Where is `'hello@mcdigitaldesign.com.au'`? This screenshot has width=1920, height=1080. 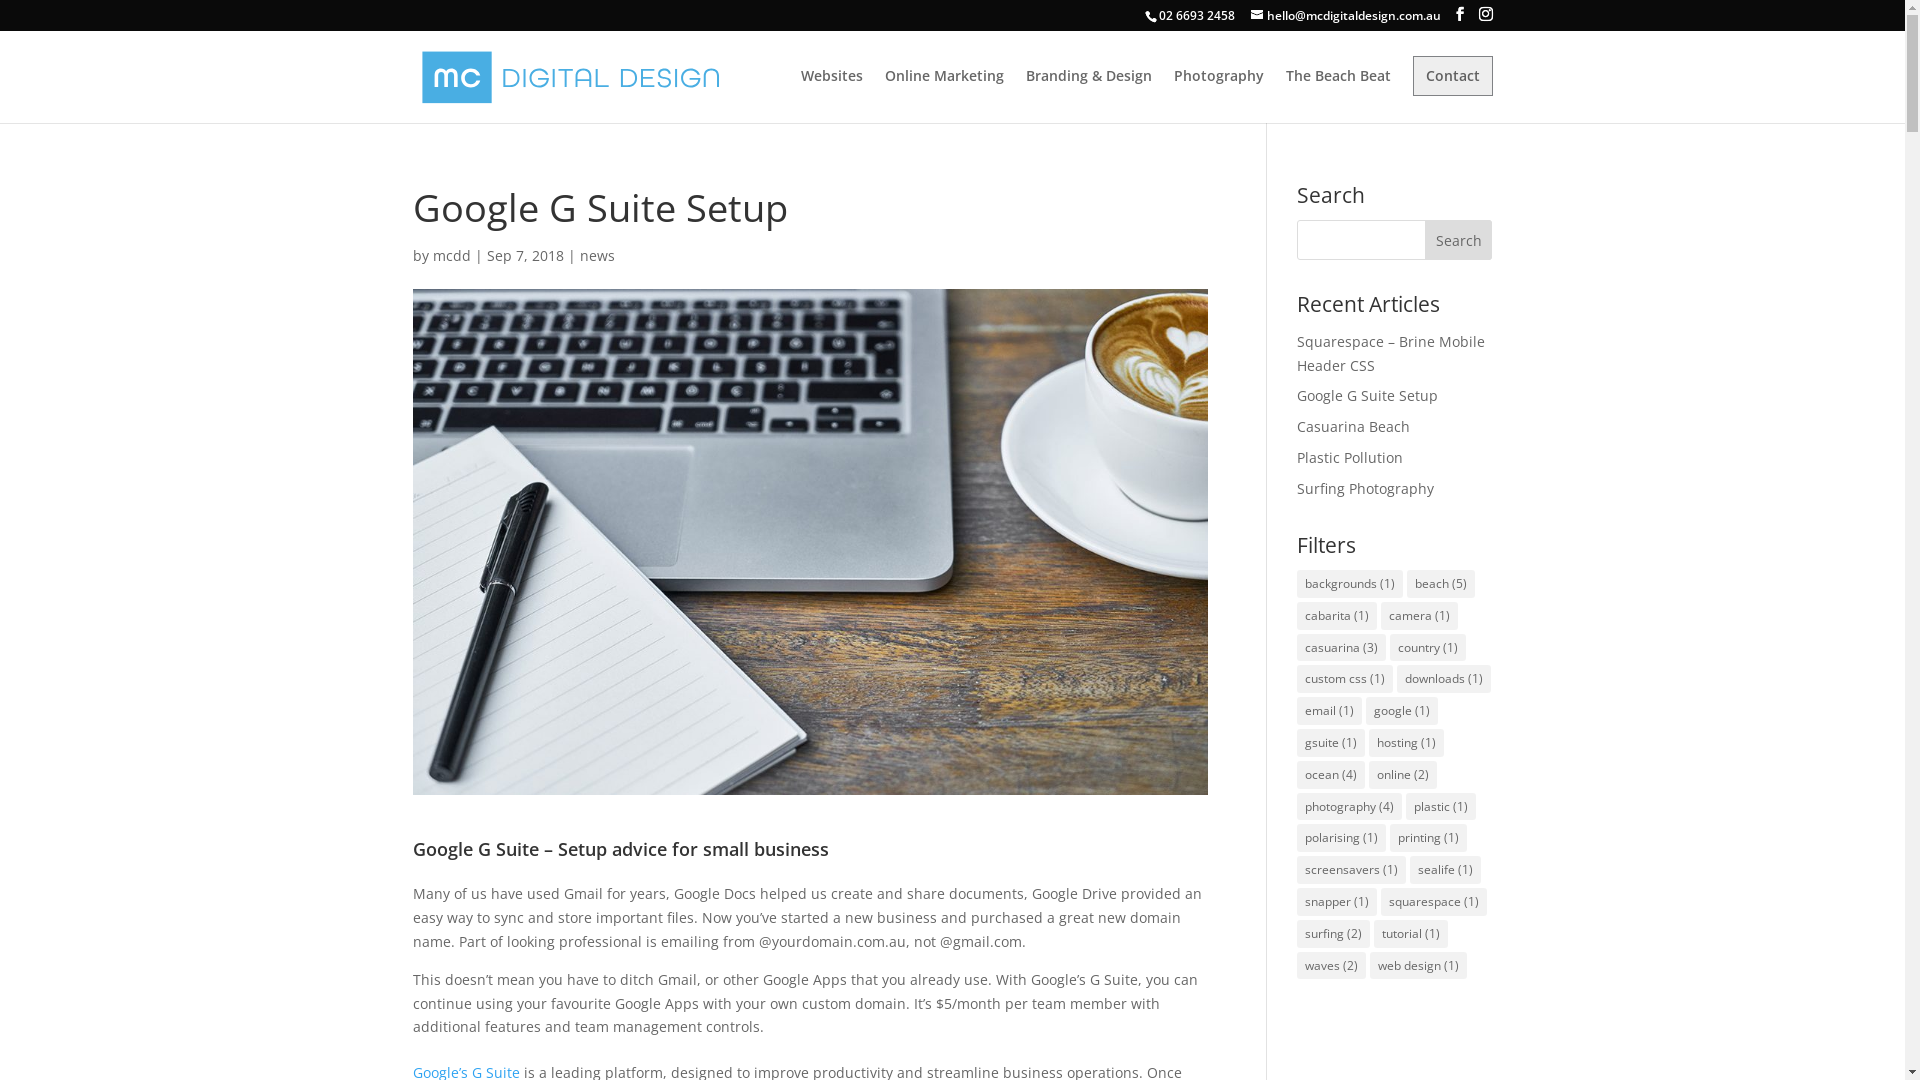 'hello@mcdigitaldesign.com.au' is located at coordinates (1344, 15).